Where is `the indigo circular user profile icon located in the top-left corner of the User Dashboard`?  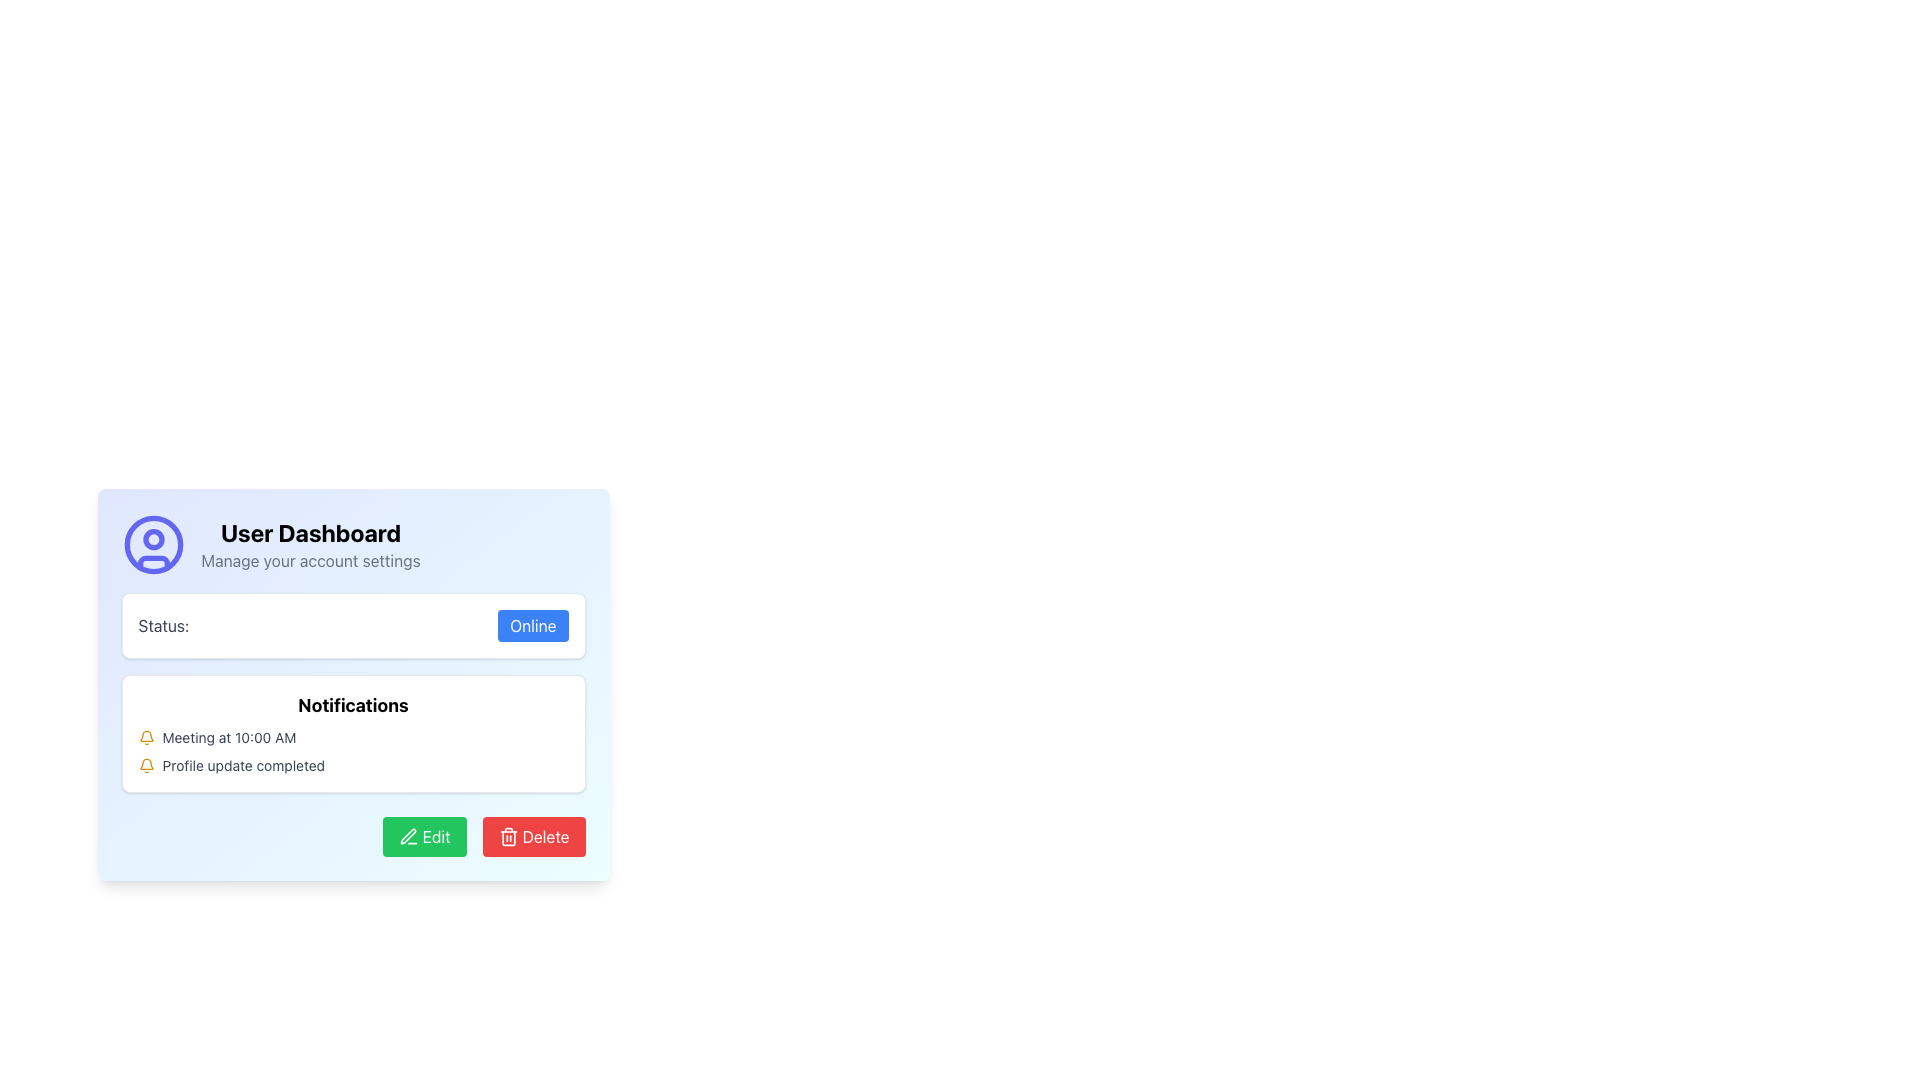
the indigo circular user profile icon located in the top-left corner of the User Dashboard is located at coordinates (152, 544).